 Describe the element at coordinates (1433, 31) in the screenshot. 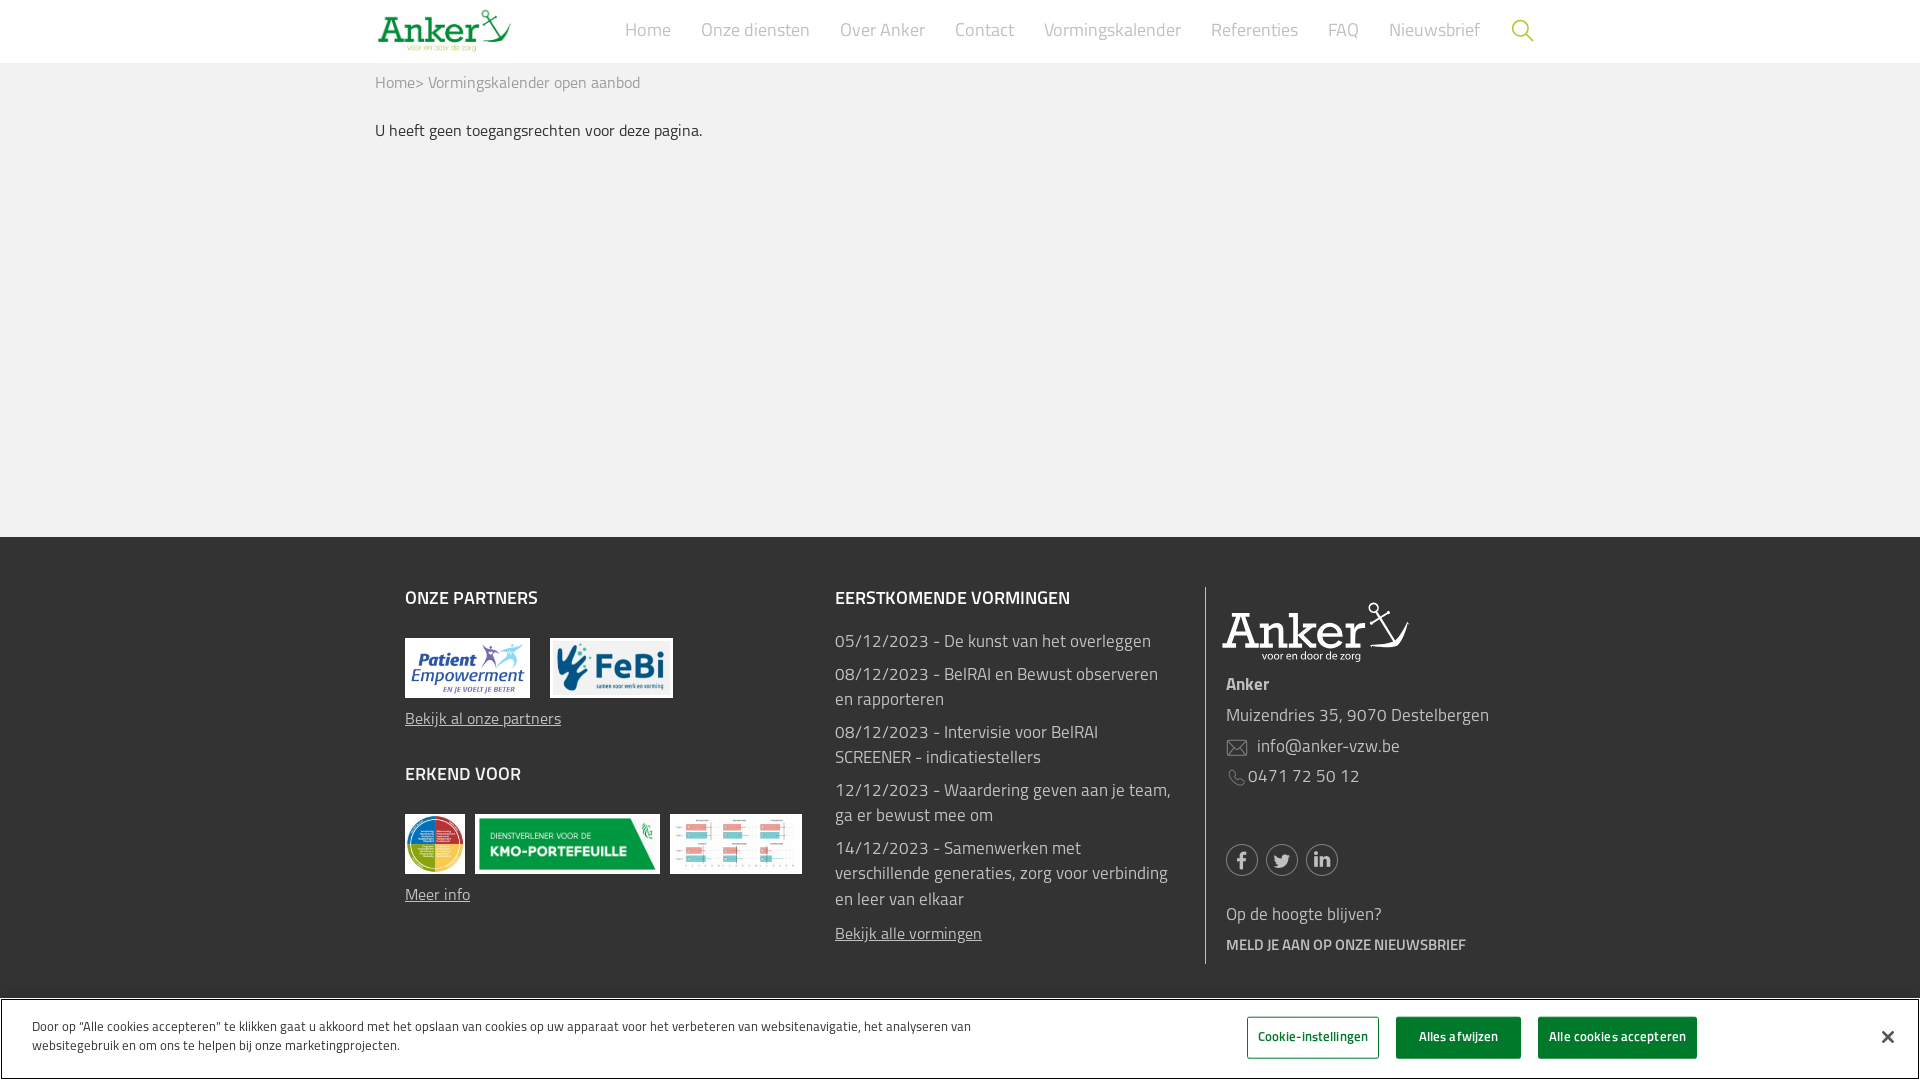

I see `'Nieuwsbrief'` at that location.